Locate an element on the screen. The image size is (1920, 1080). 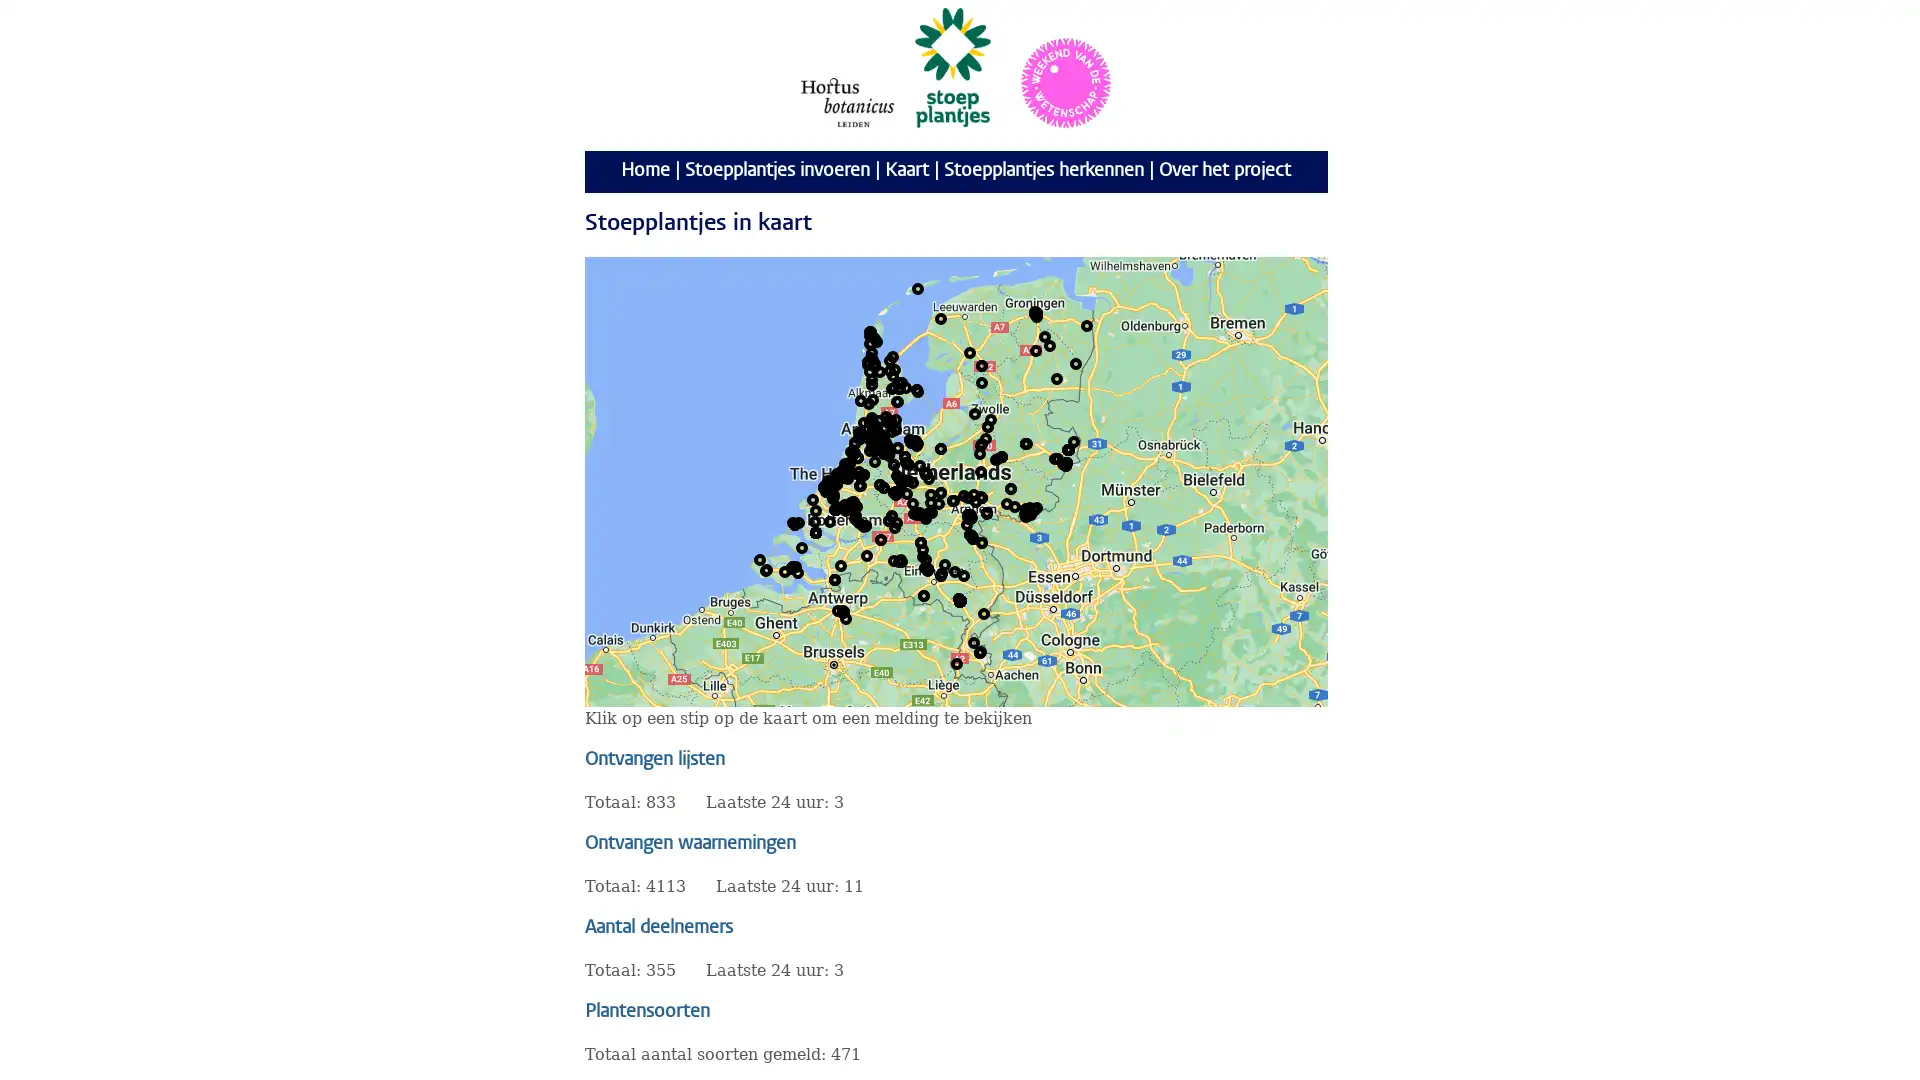
Telling van op 31 mei 2022 is located at coordinates (816, 531).